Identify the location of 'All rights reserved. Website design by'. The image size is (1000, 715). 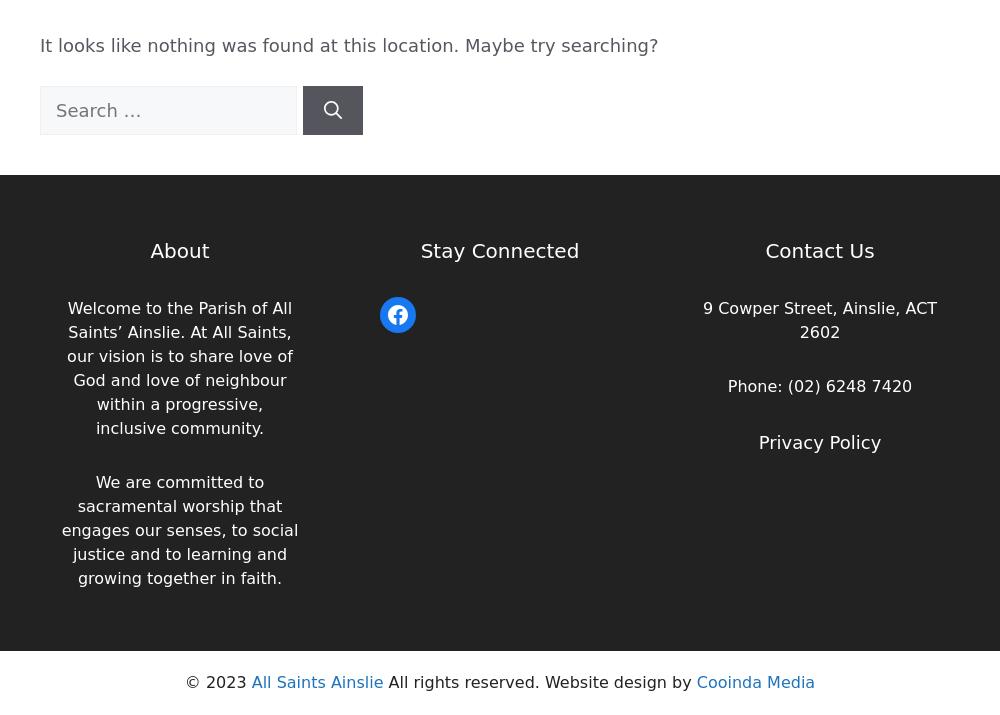
(539, 682).